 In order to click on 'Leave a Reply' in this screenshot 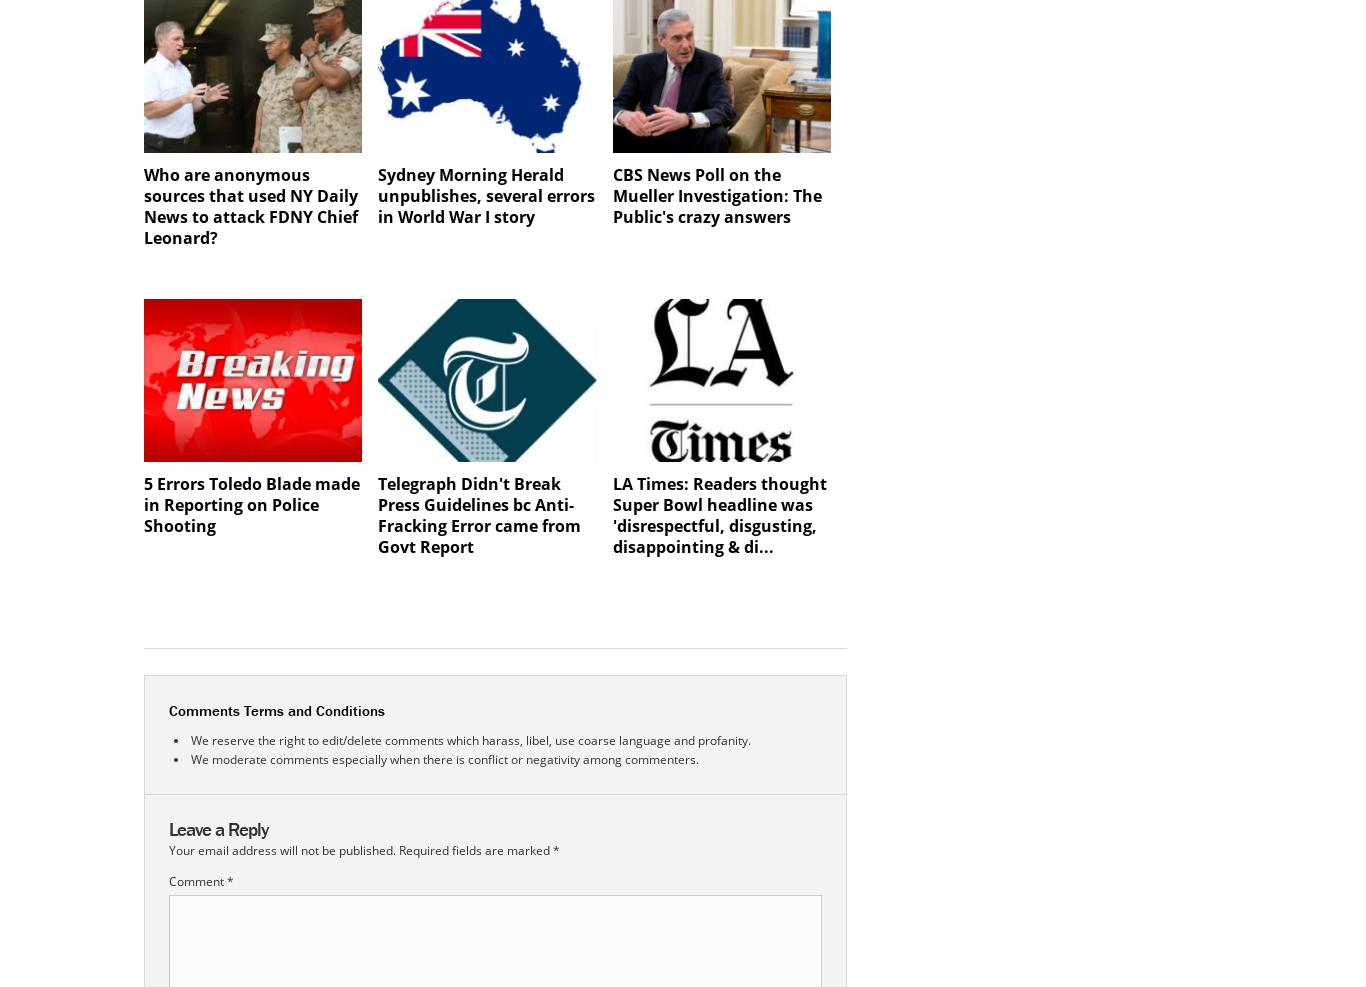, I will do `click(217, 827)`.